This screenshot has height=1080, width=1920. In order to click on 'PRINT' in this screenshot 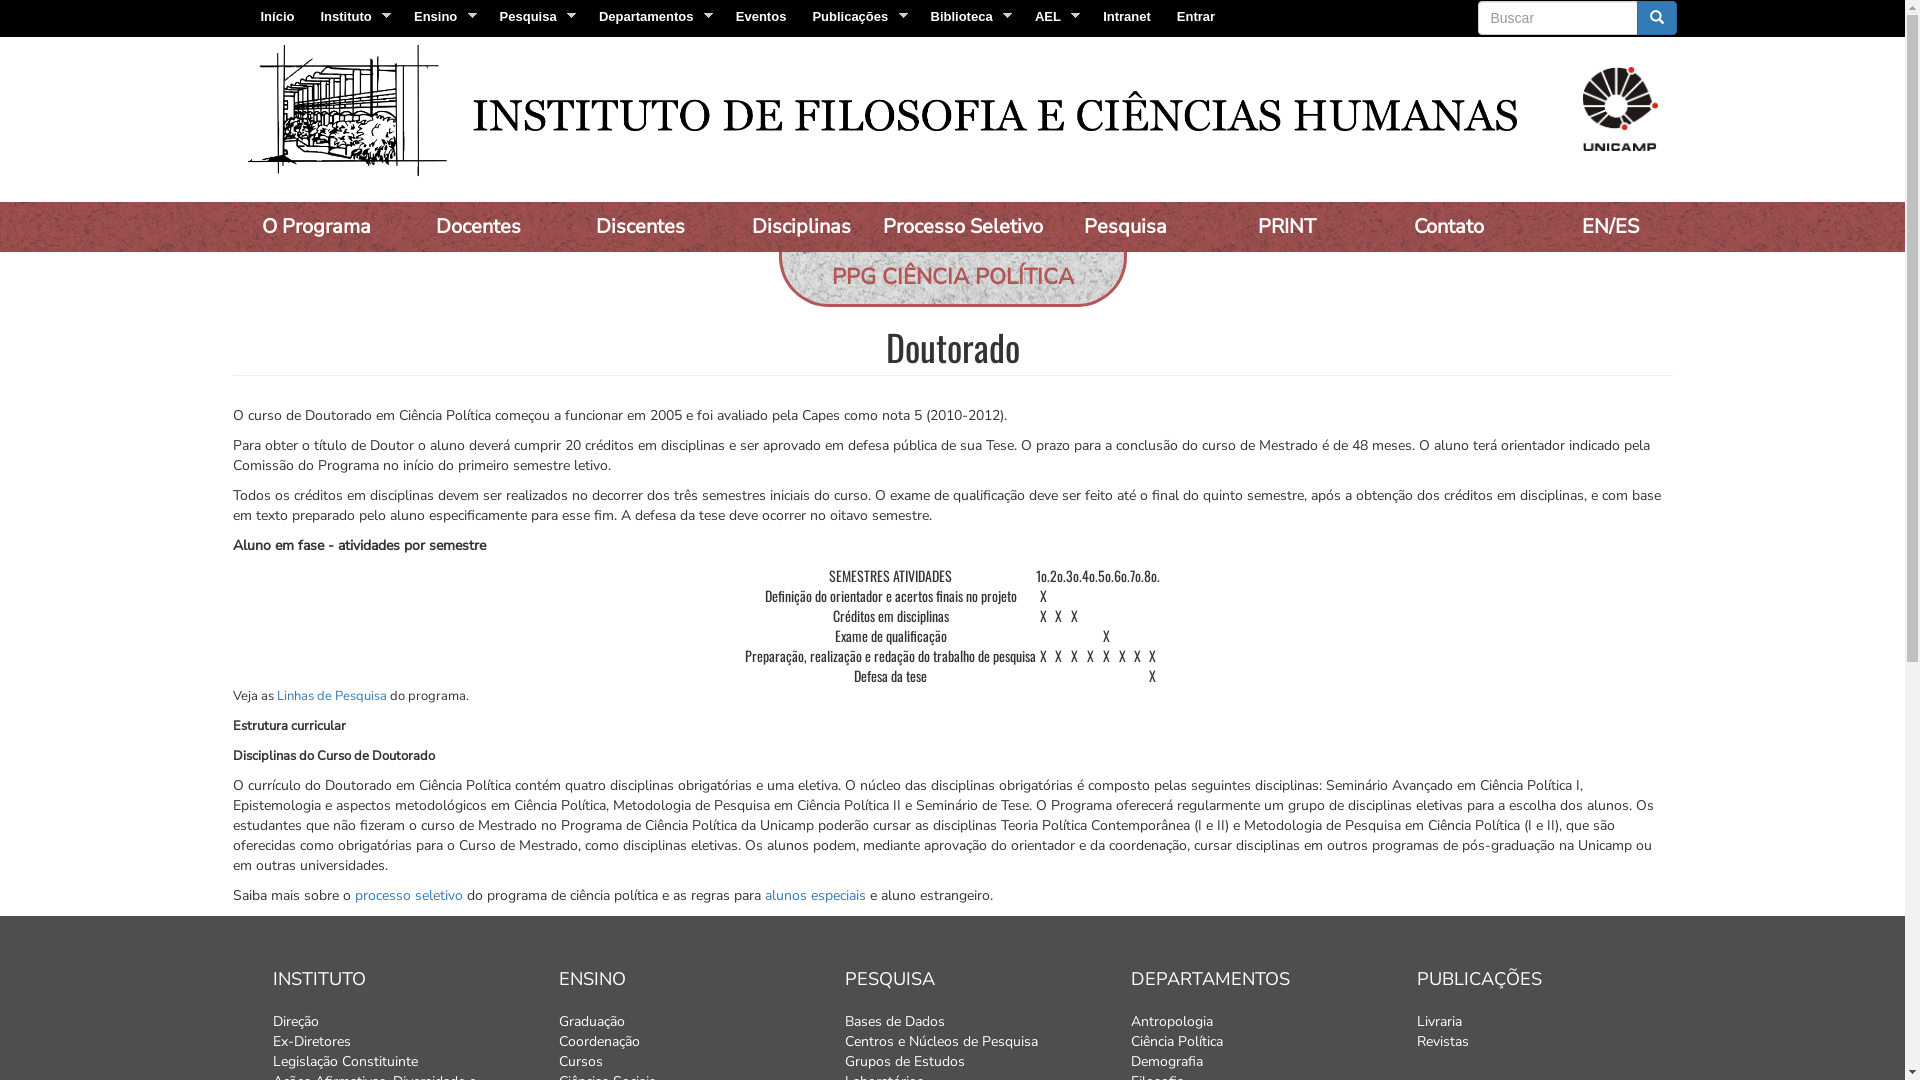, I will do `click(1286, 226)`.